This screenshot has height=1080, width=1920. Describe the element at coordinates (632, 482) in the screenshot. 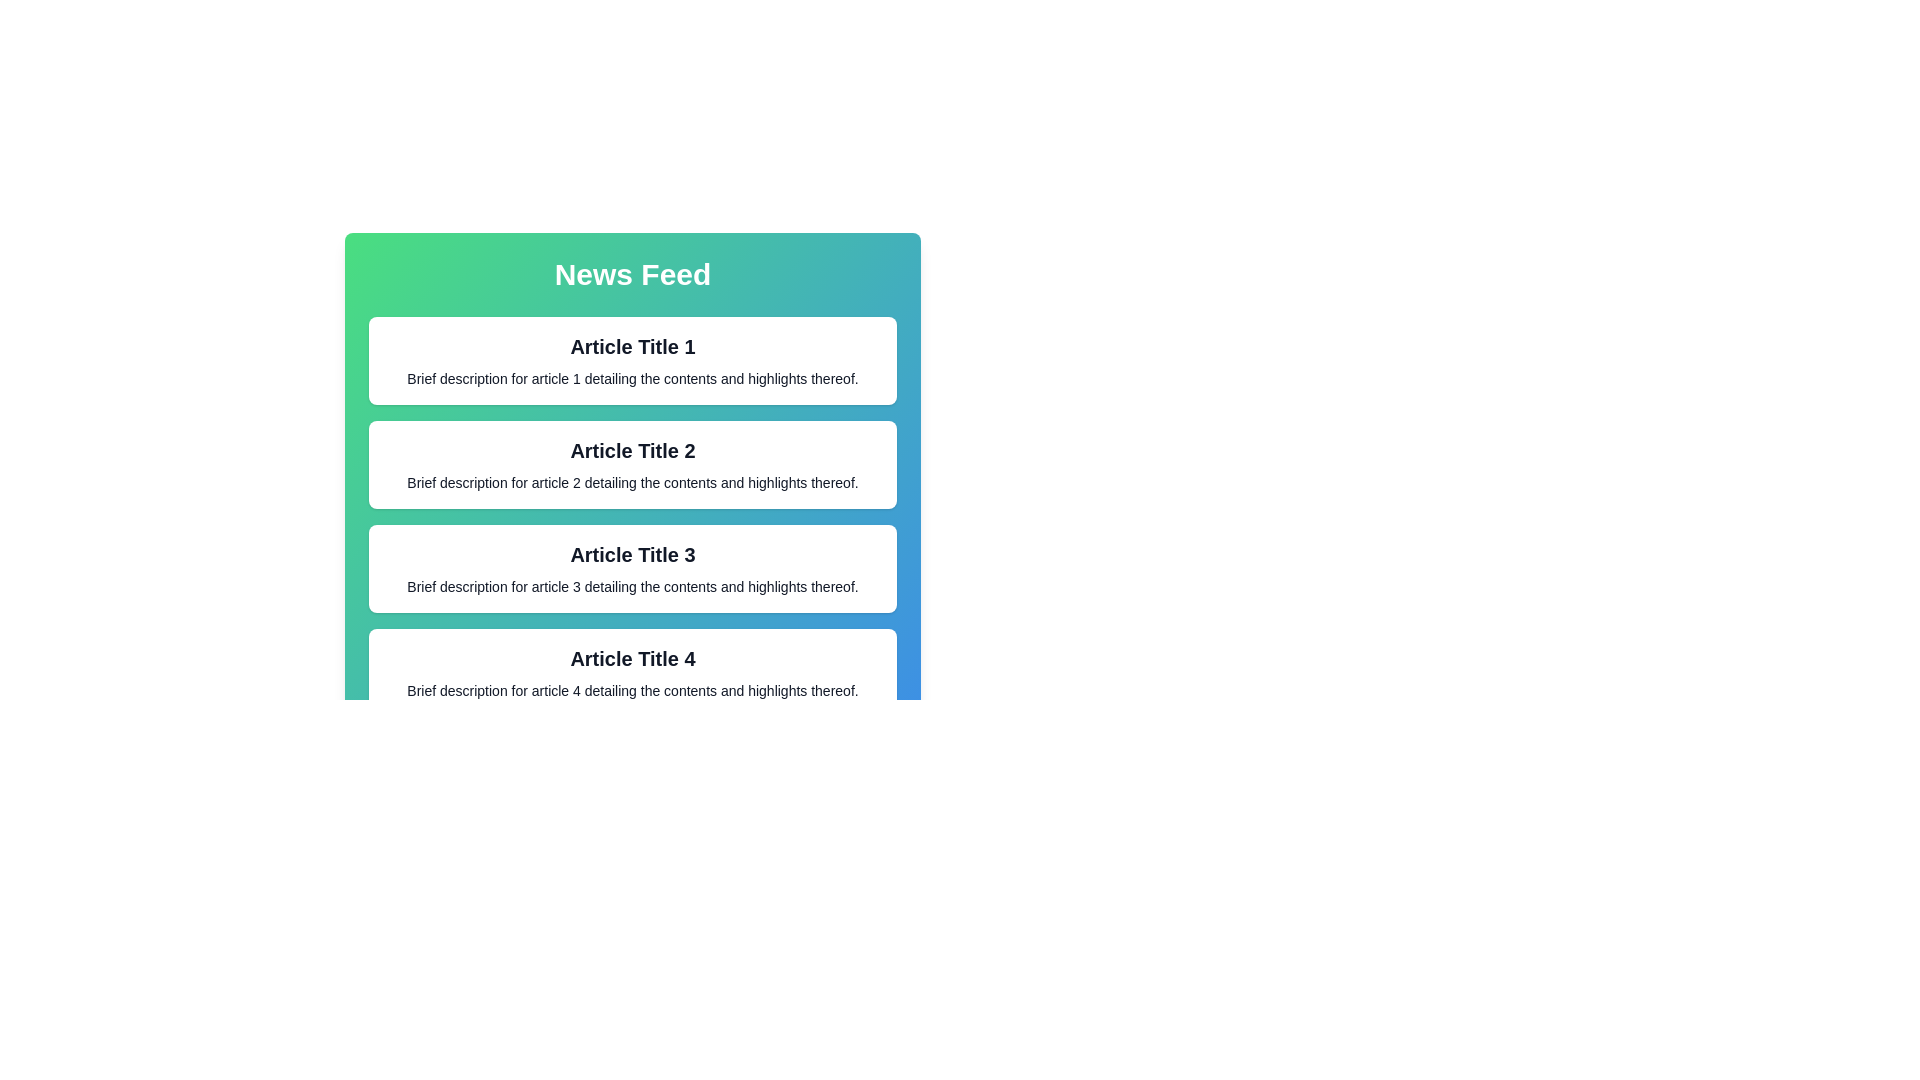

I see `the descriptive text element located under 'Article Title 2' in the News Feed section, which provides additional information about the article` at that location.